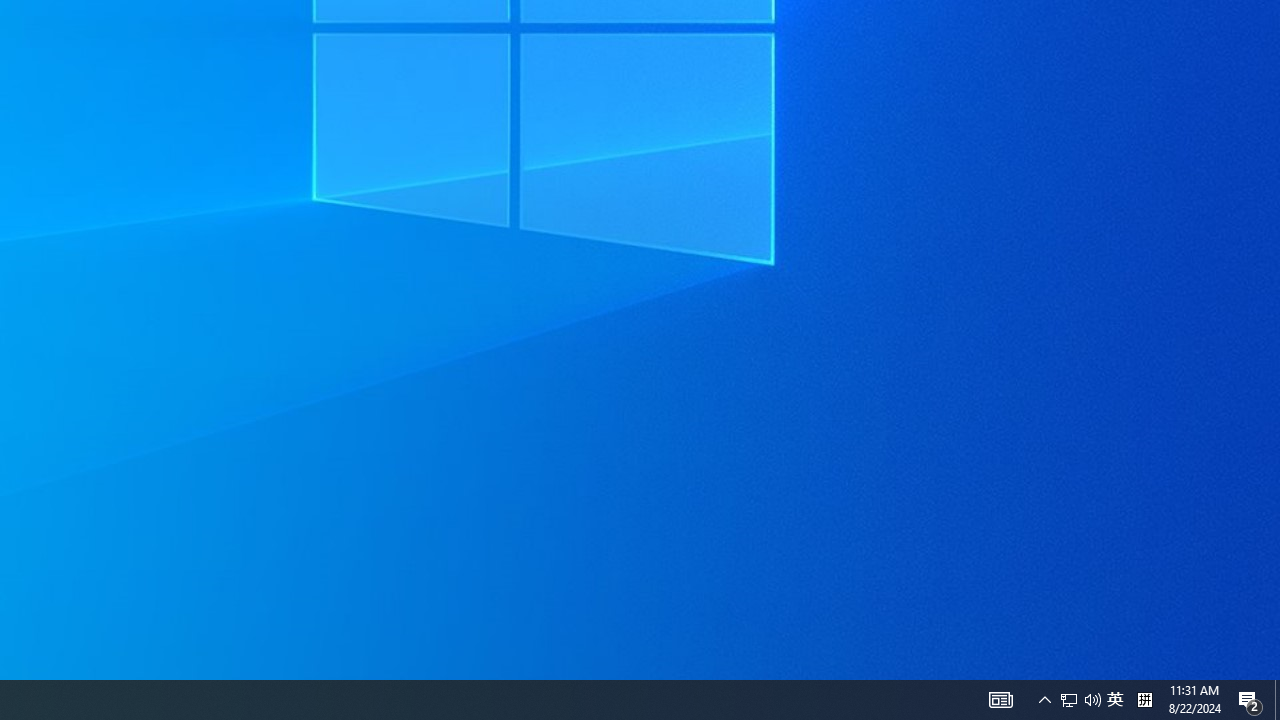  Describe the element at coordinates (1044, 698) in the screenshot. I see `'Notification Chevron'` at that location.